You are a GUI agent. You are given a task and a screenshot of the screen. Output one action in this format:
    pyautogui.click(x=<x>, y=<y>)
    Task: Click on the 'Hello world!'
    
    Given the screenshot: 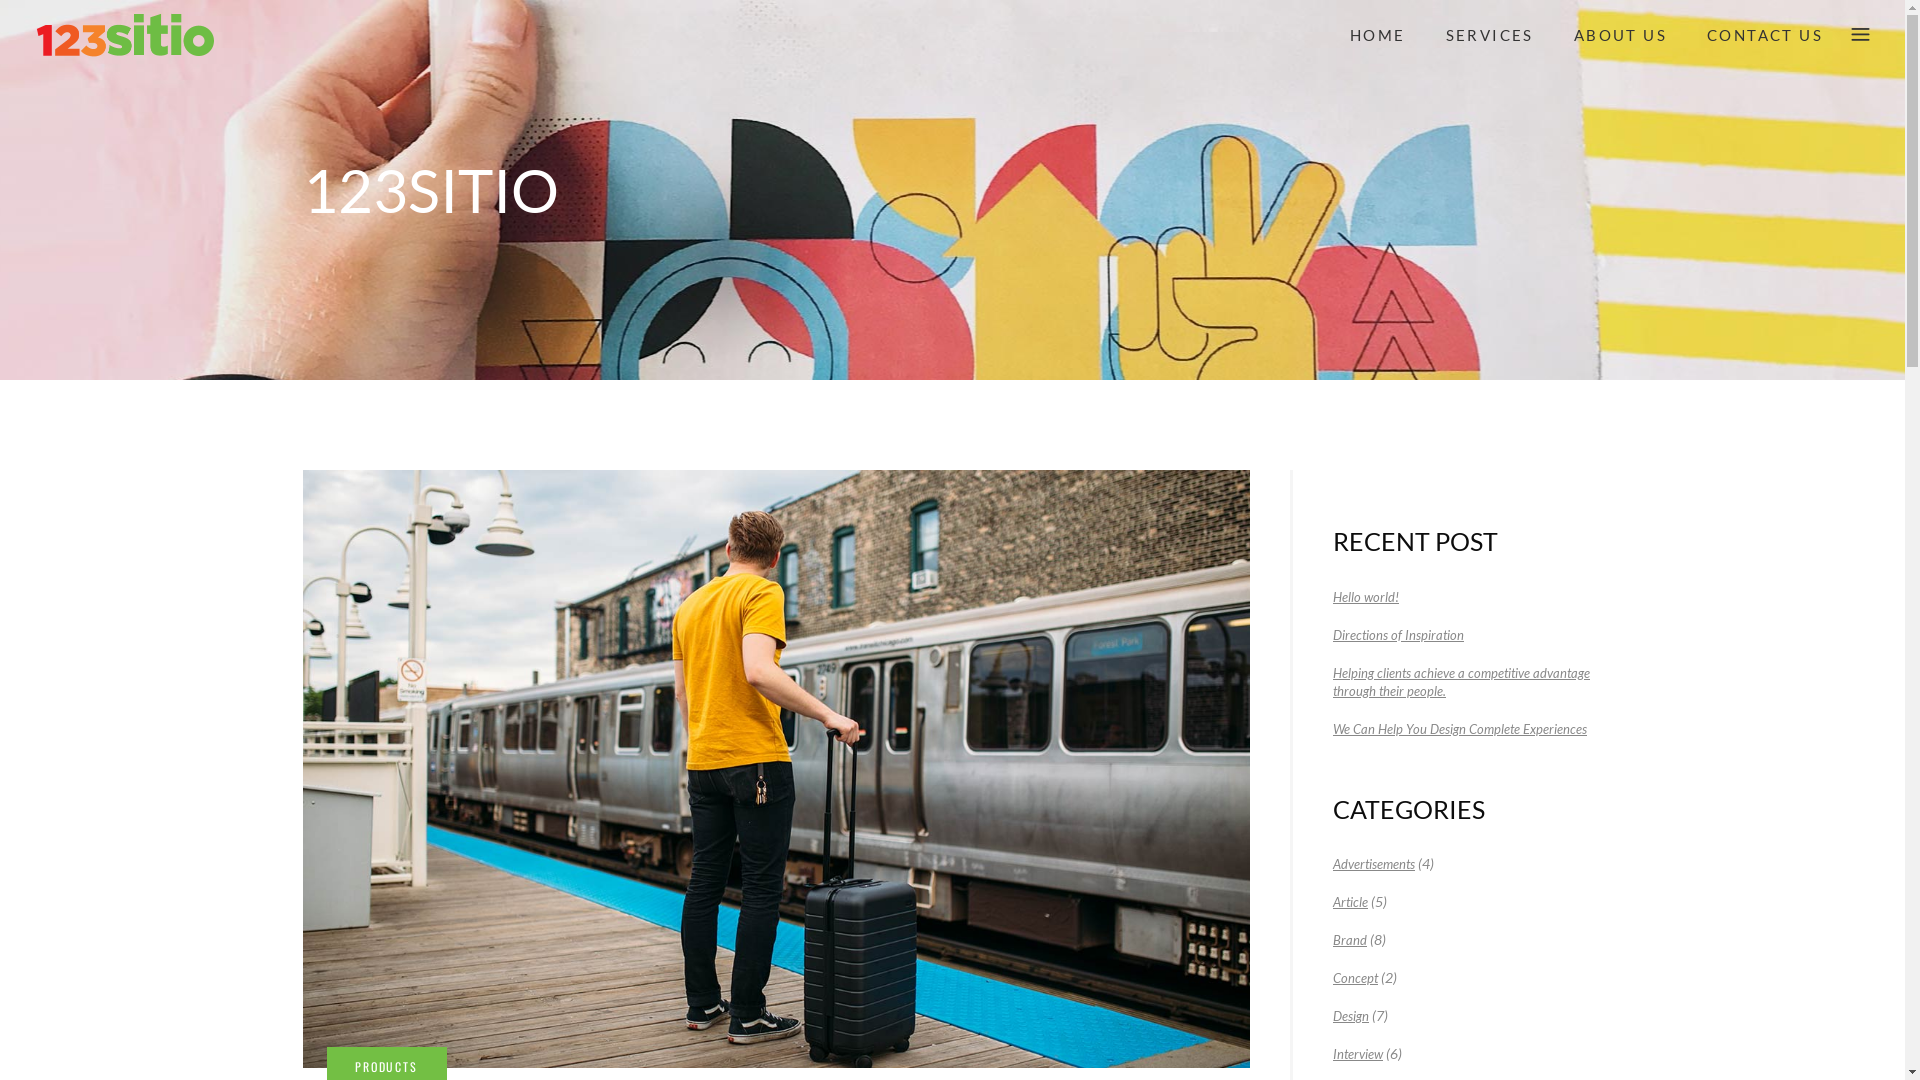 What is the action you would take?
    pyautogui.click(x=1365, y=595)
    